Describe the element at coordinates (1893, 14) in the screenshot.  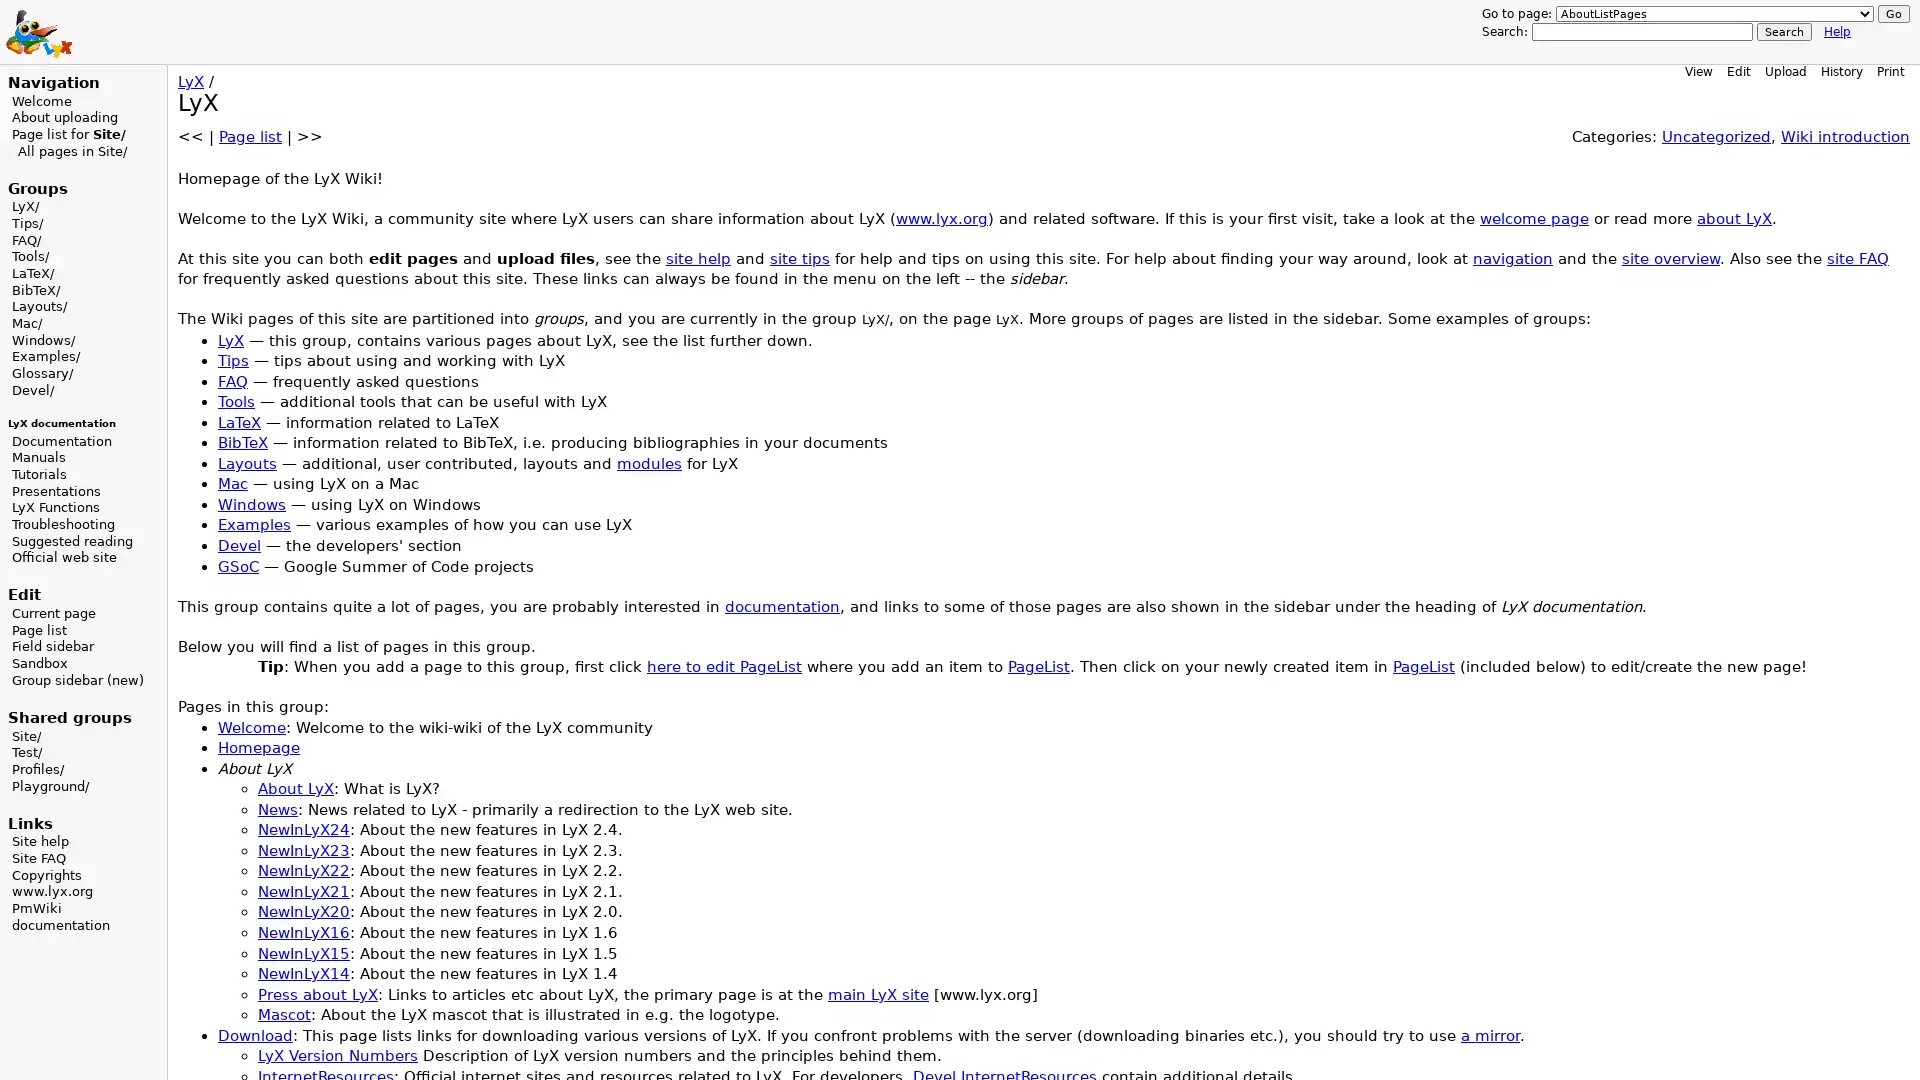
I see `Go` at that location.